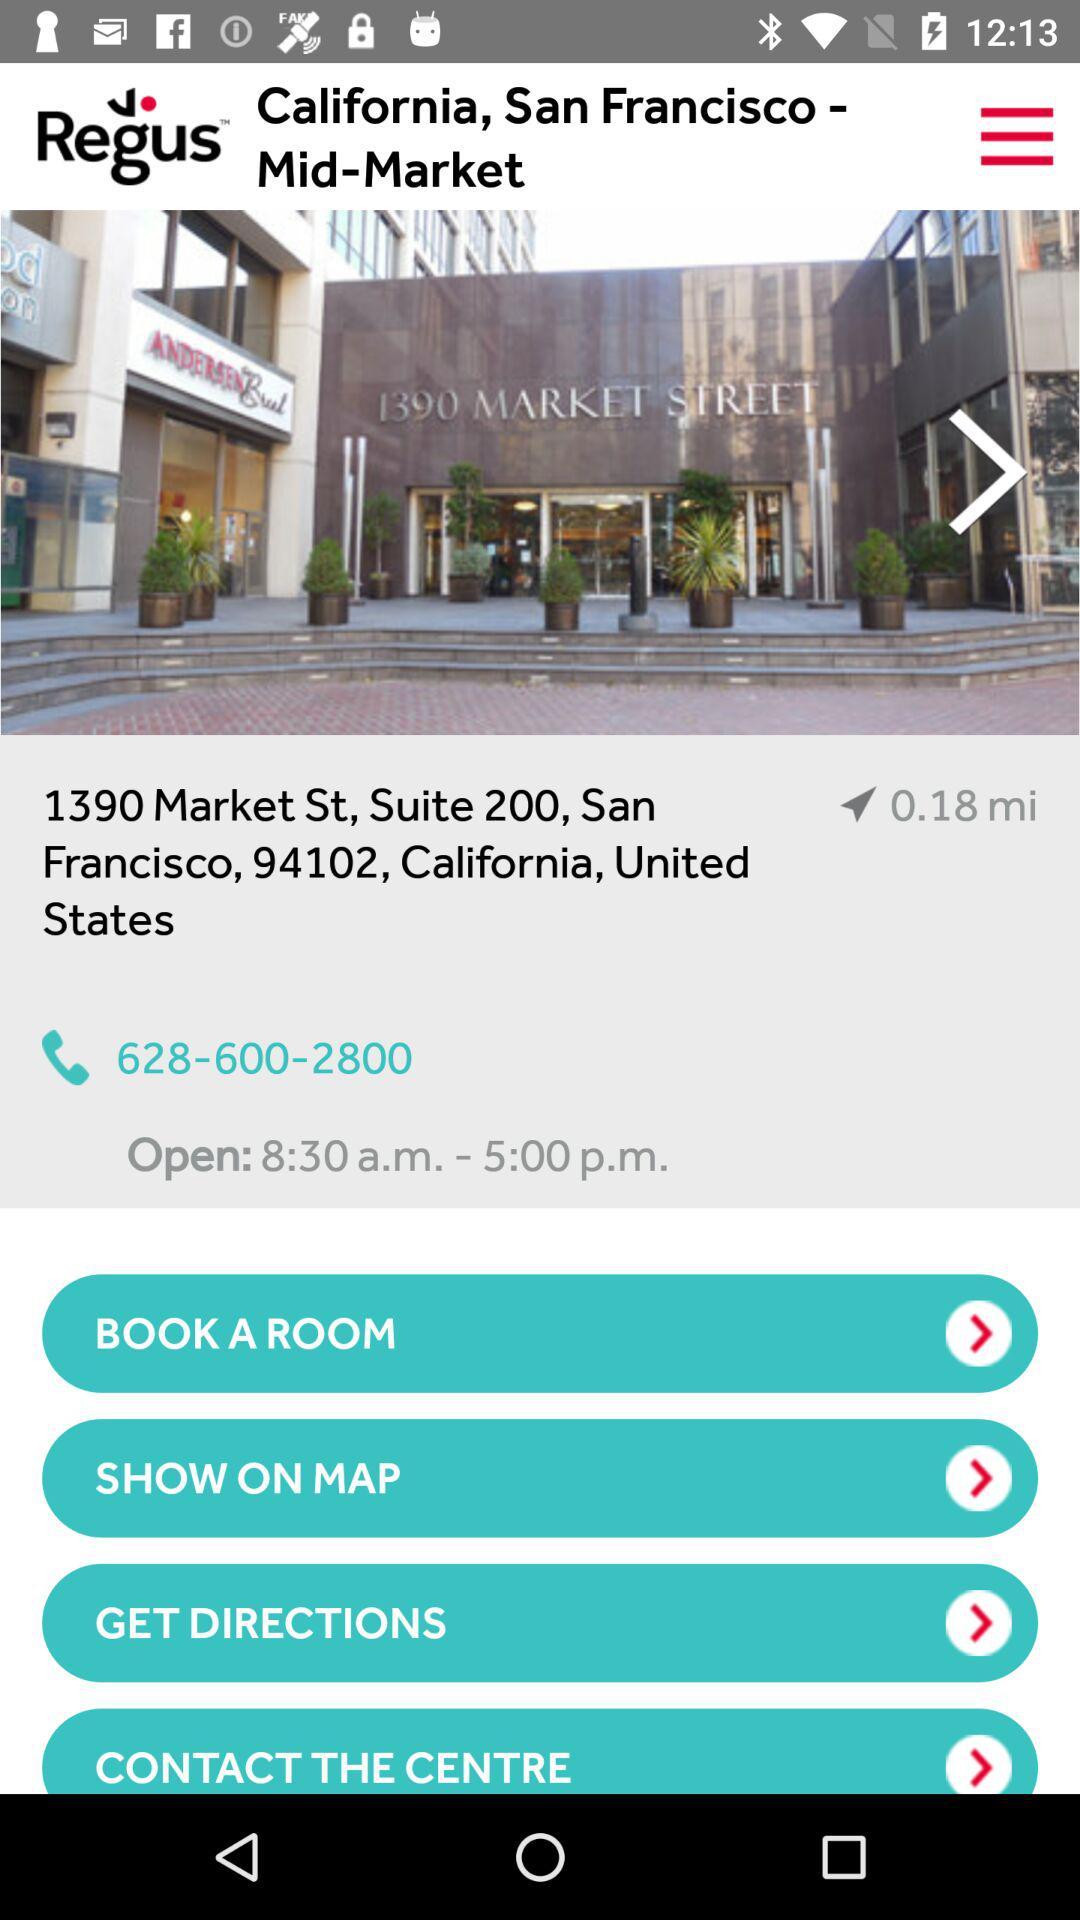 Image resolution: width=1080 pixels, height=1920 pixels. What do you see at coordinates (226, 1056) in the screenshot?
I see `the icon above open 8 30` at bounding box center [226, 1056].